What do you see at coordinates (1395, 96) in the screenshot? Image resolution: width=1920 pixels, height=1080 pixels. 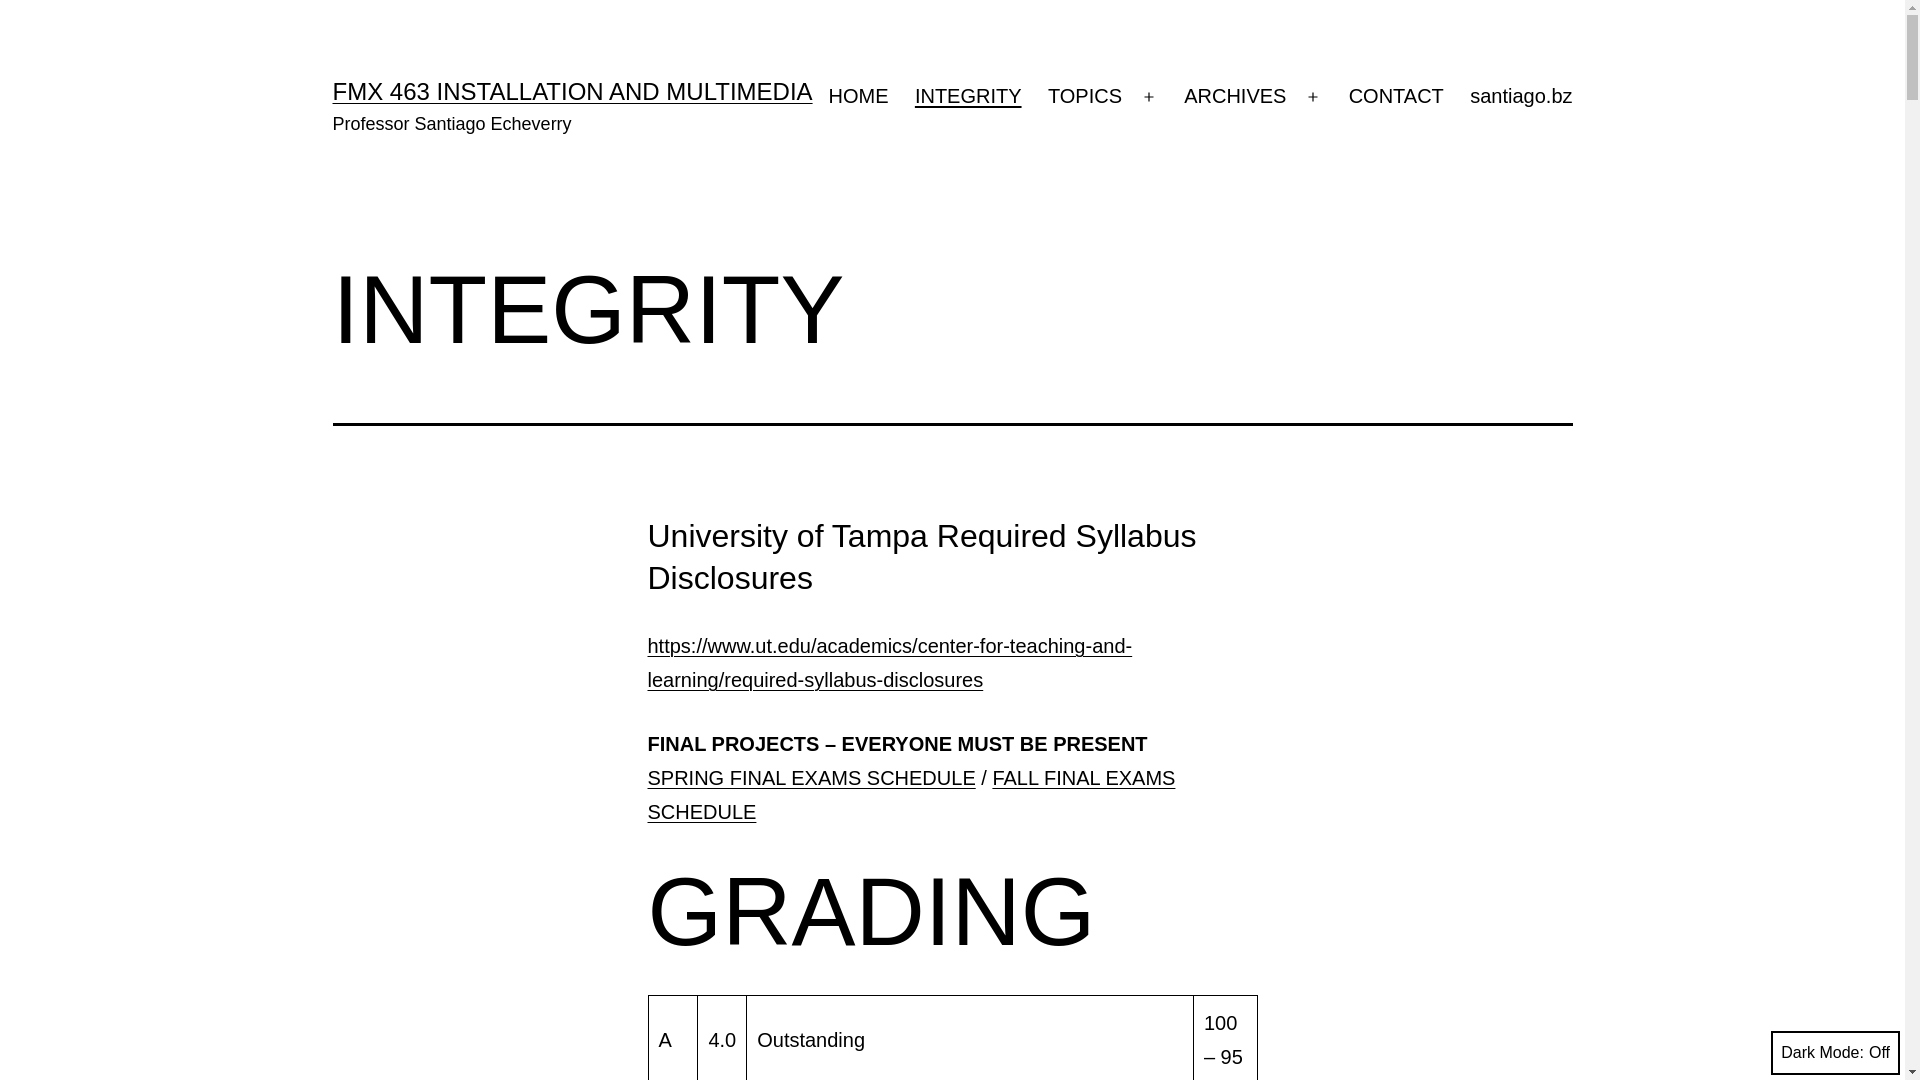 I see `'CONTACT'` at bounding box center [1395, 96].